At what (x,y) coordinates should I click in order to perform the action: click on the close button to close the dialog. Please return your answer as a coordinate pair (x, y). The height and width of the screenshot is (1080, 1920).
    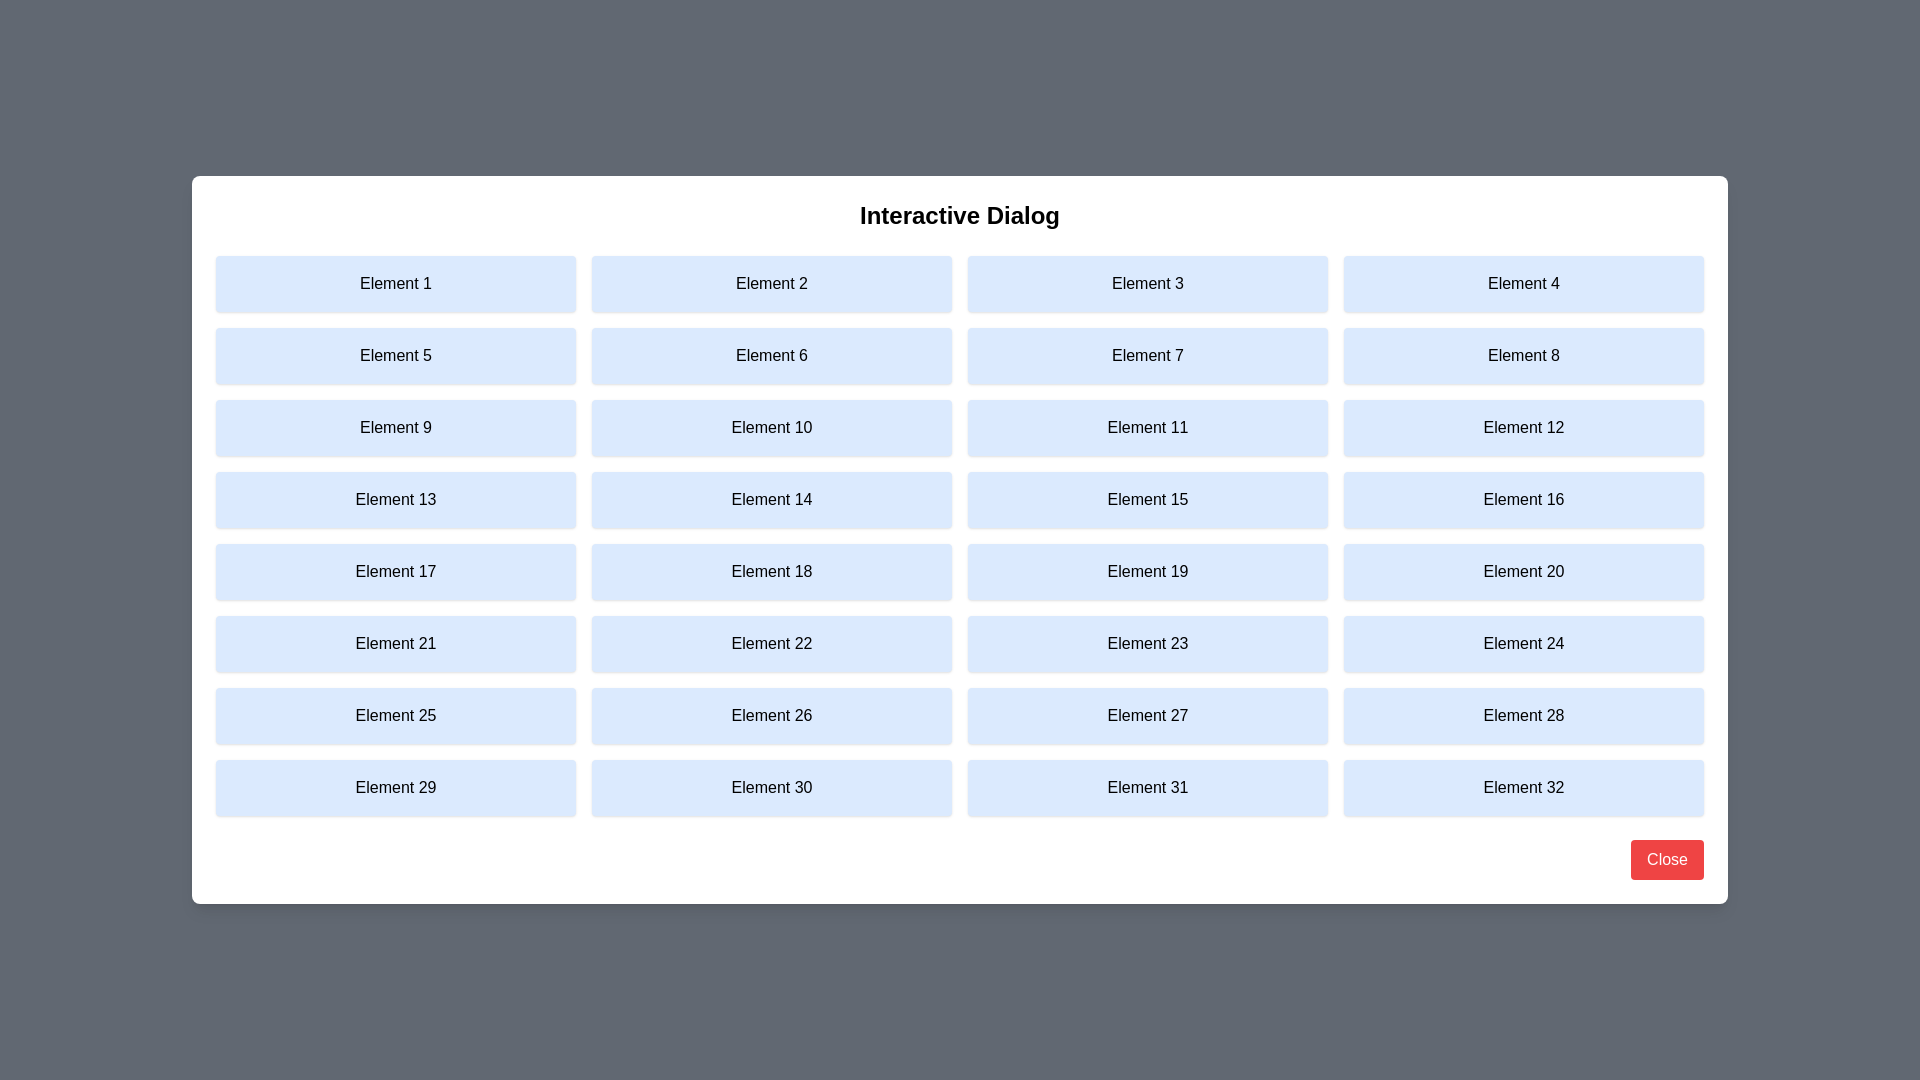
    Looking at the image, I should click on (1667, 859).